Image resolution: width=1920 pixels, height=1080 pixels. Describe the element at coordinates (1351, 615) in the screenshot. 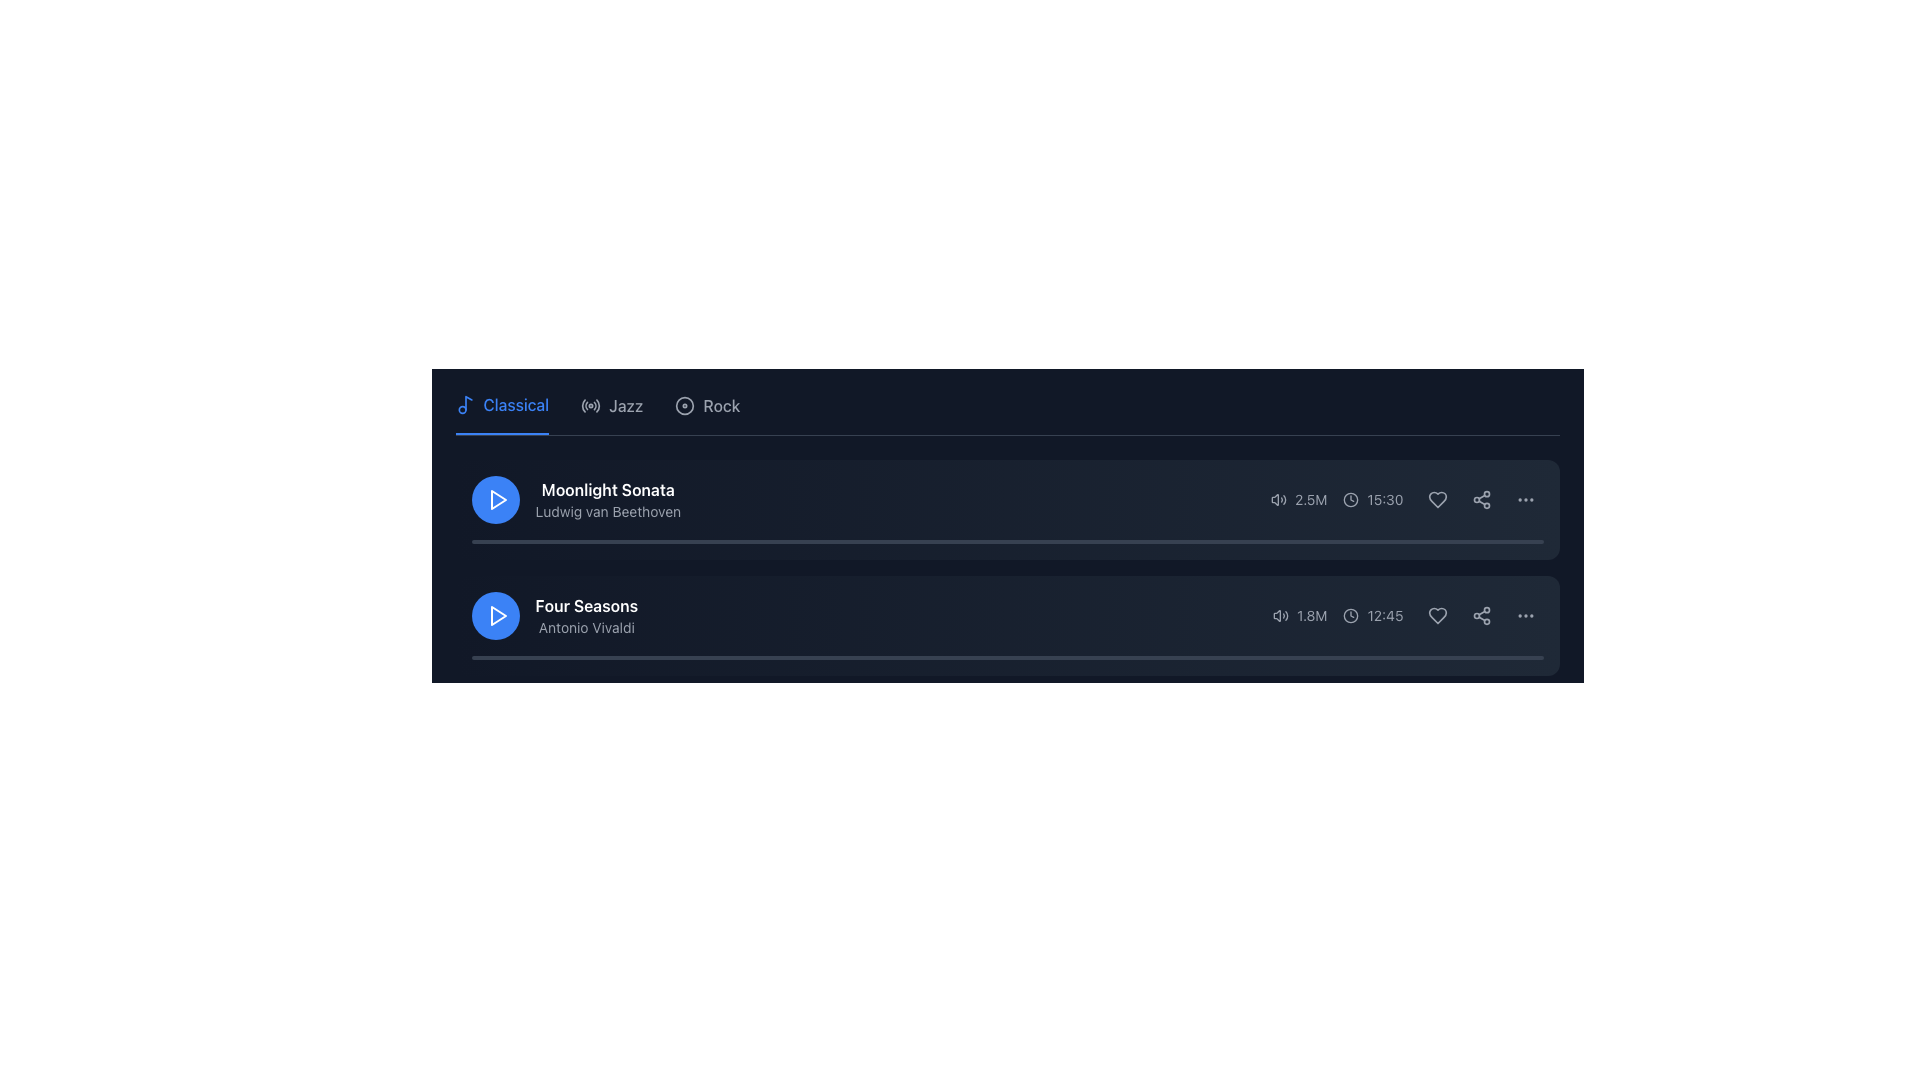

I see `the clock icon with a minimalistic outline design located to the left of the time text '12:45' in the lower right section of the 'Four Seasons' card` at that location.